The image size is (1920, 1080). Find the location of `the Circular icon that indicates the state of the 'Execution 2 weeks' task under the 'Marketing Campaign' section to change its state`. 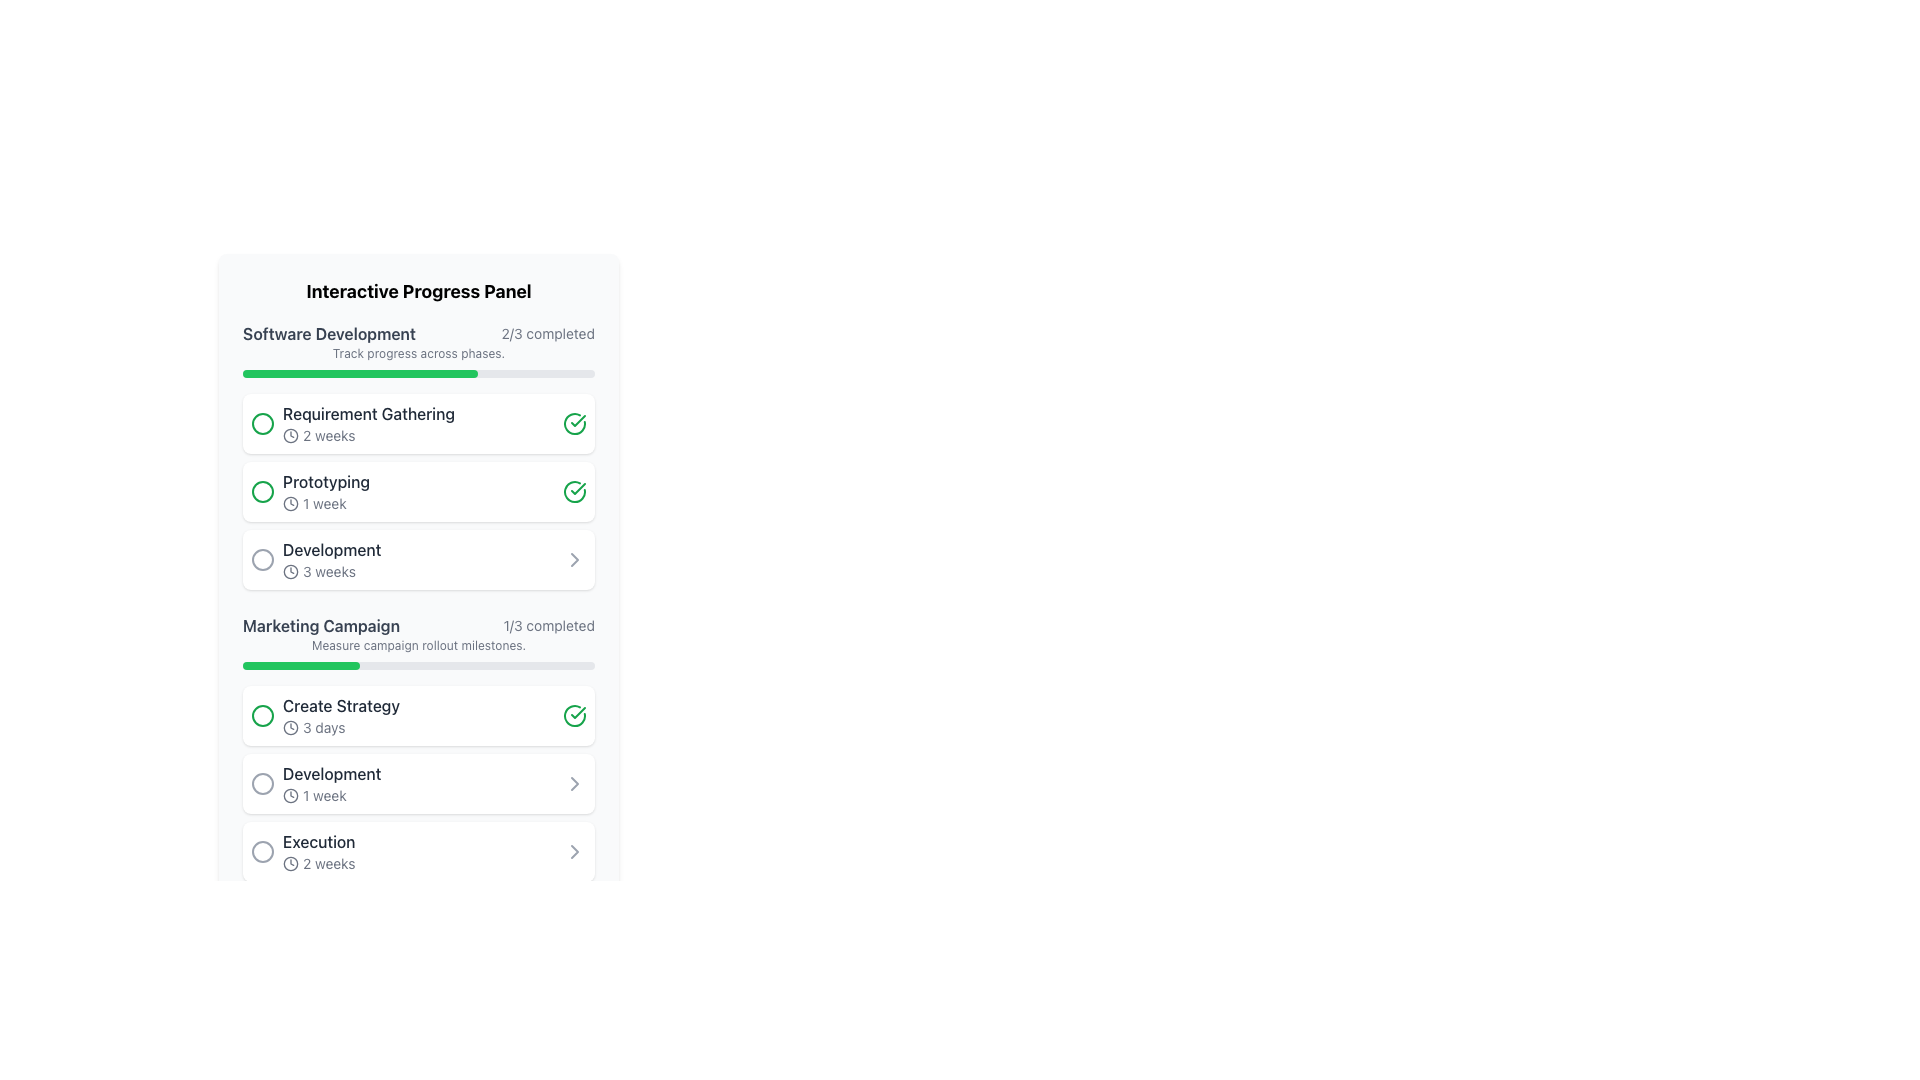

the Circular icon that indicates the state of the 'Execution 2 weeks' task under the 'Marketing Campaign' section to change its state is located at coordinates (262, 852).